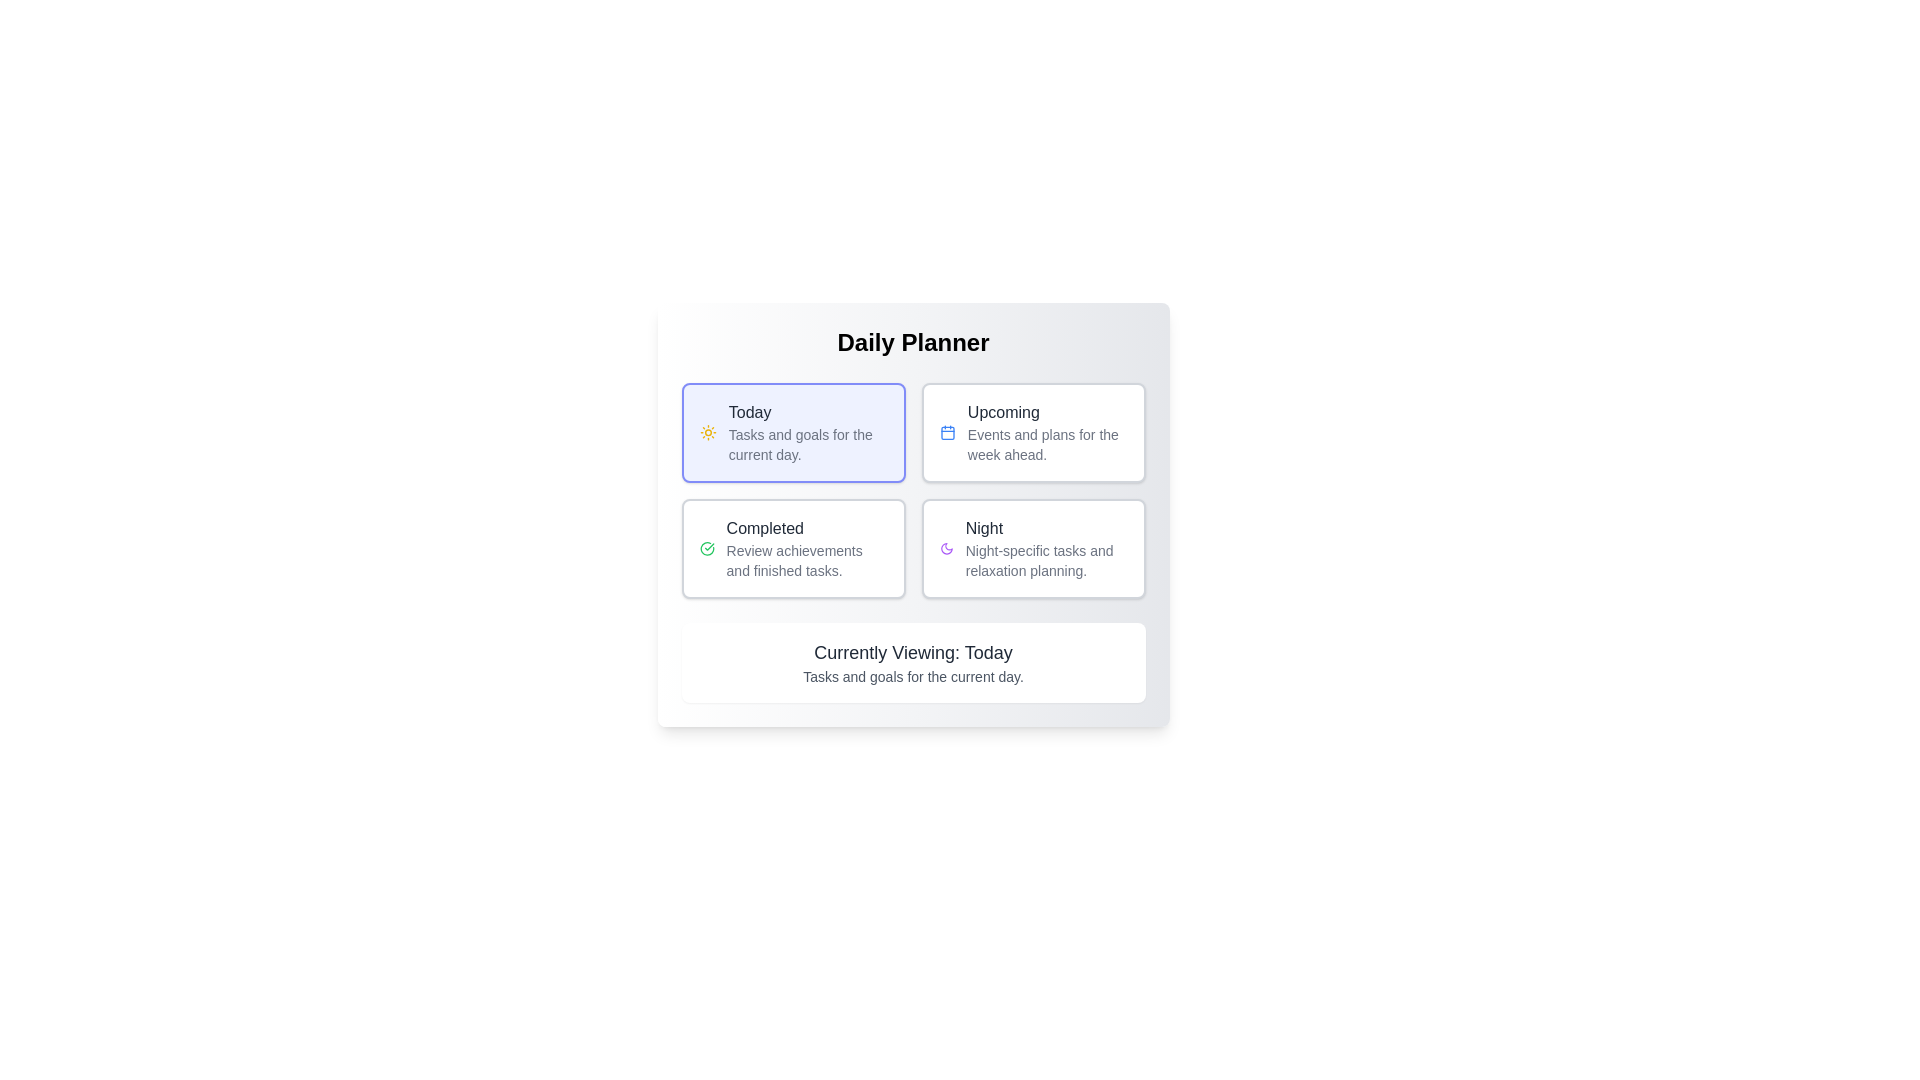 This screenshot has width=1920, height=1080. What do you see at coordinates (912, 514) in the screenshot?
I see `the 'Completed' card styled component for keyboard interaction` at bounding box center [912, 514].